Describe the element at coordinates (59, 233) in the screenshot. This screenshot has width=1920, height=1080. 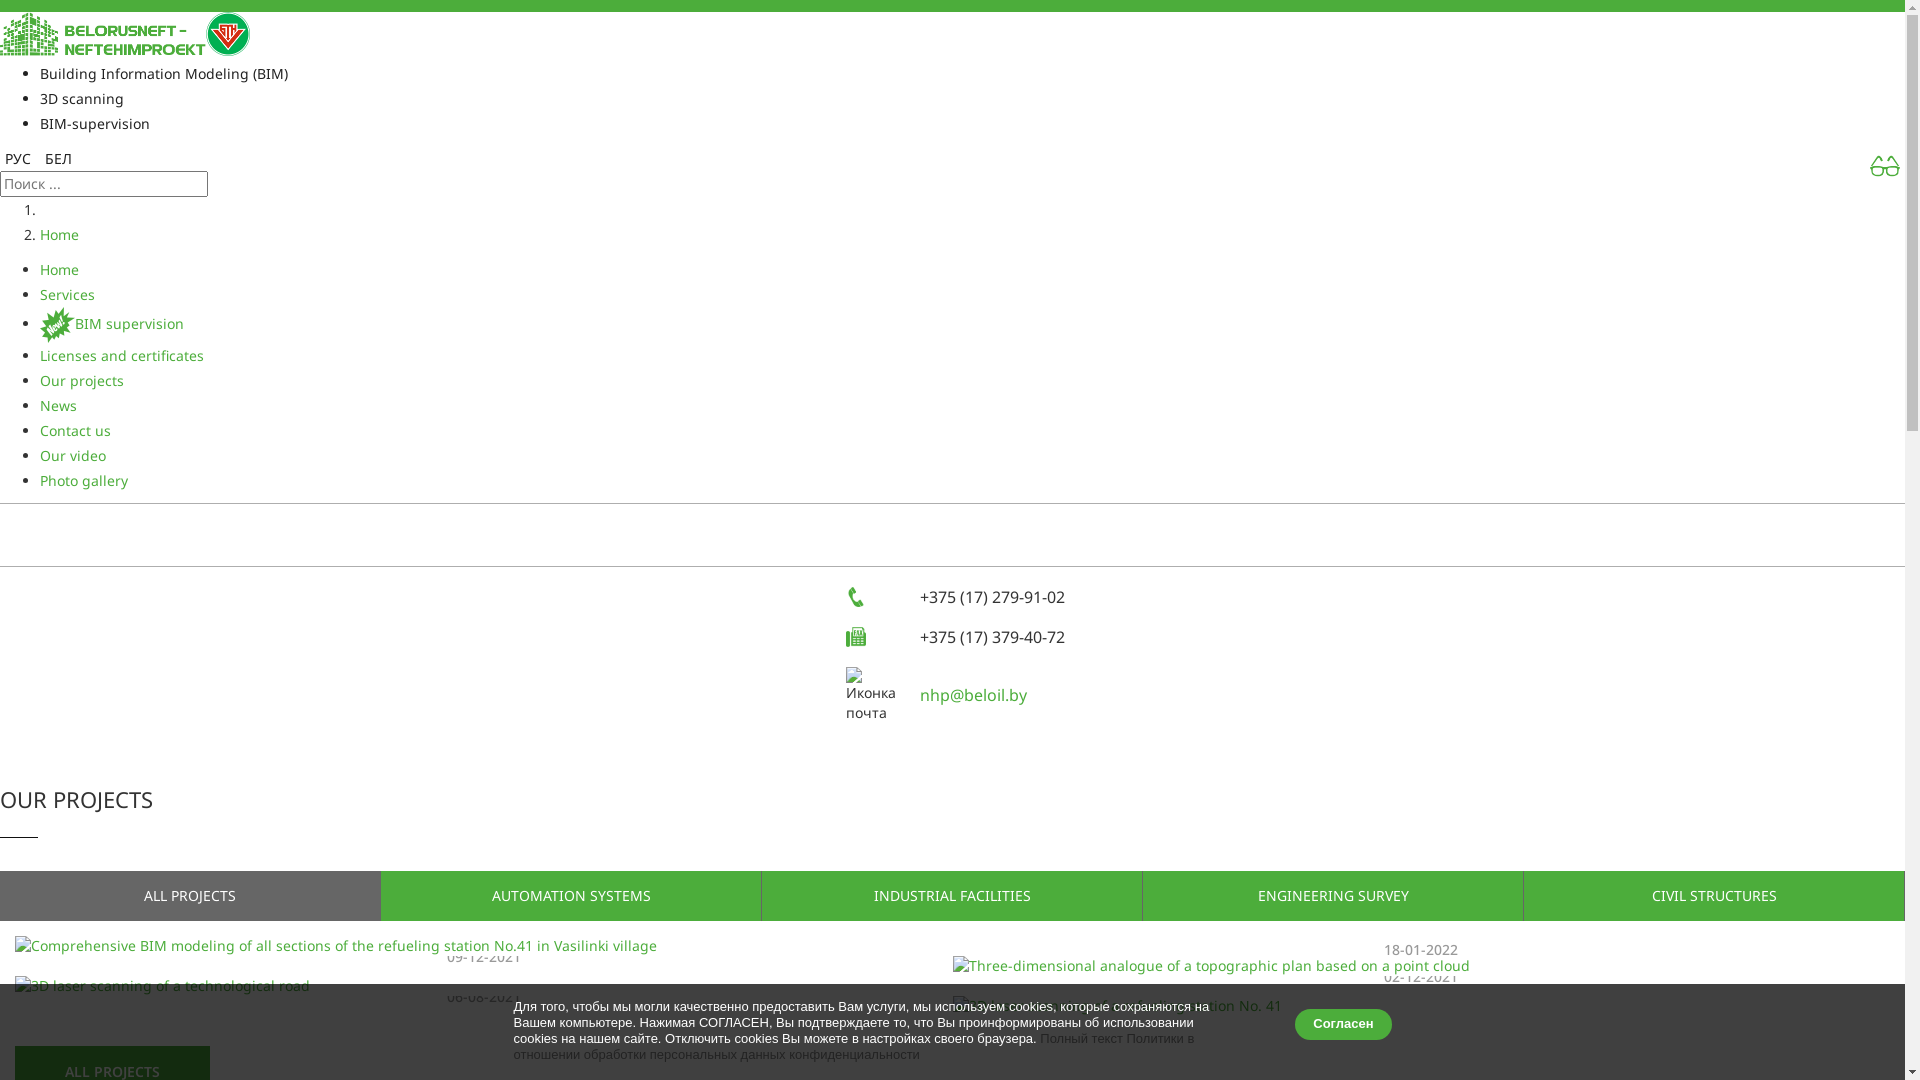
I see `'Home'` at that location.